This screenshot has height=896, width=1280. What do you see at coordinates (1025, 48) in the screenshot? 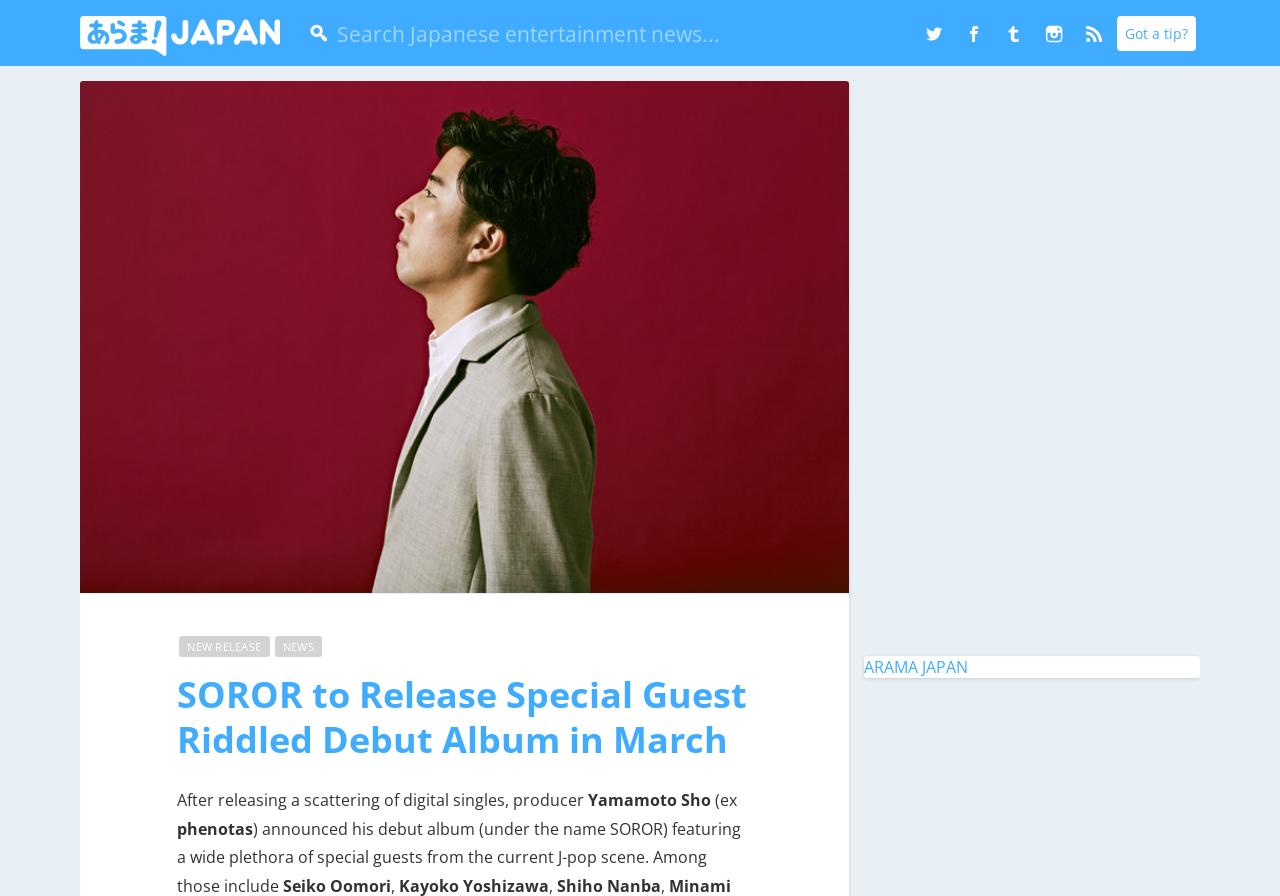
I see `'Facebook'` at bounding box center [1025, 48].